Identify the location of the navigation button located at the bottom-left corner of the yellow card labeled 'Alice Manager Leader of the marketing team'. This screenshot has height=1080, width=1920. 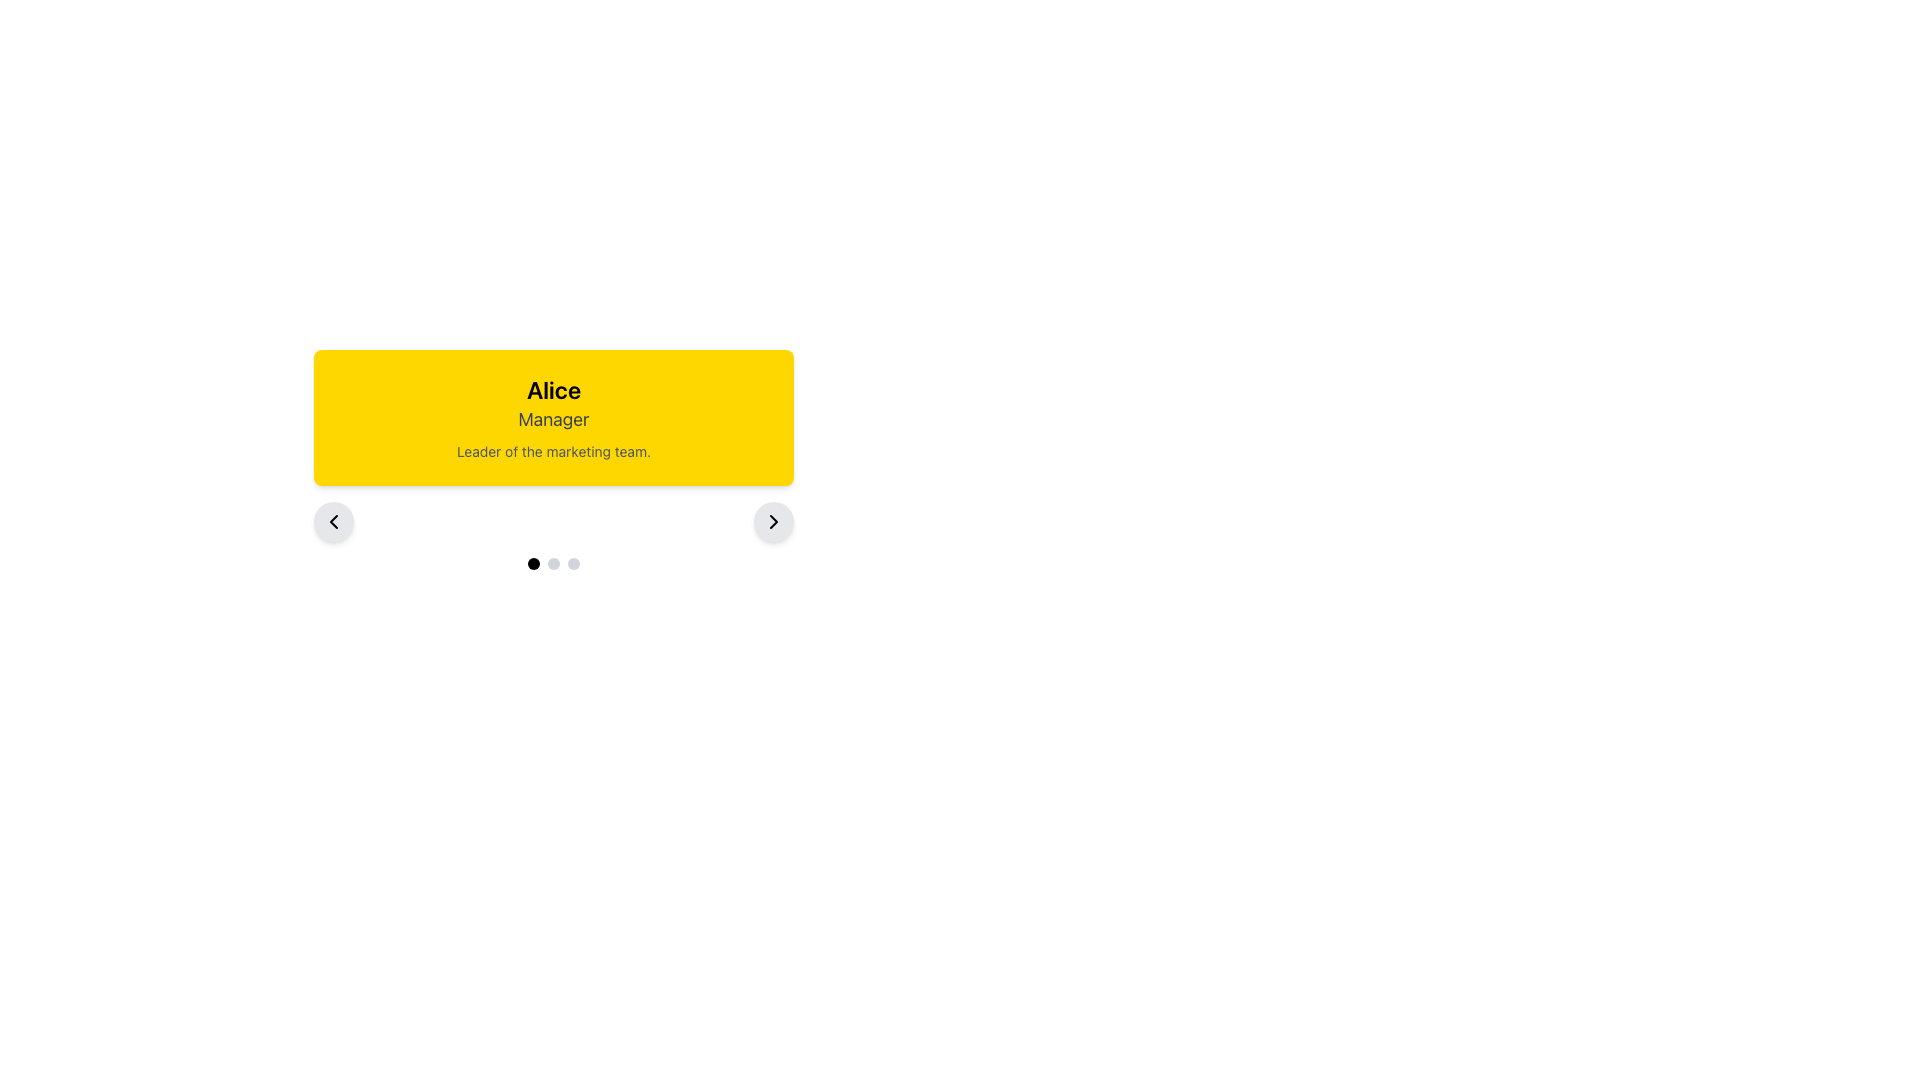
(334, 520).